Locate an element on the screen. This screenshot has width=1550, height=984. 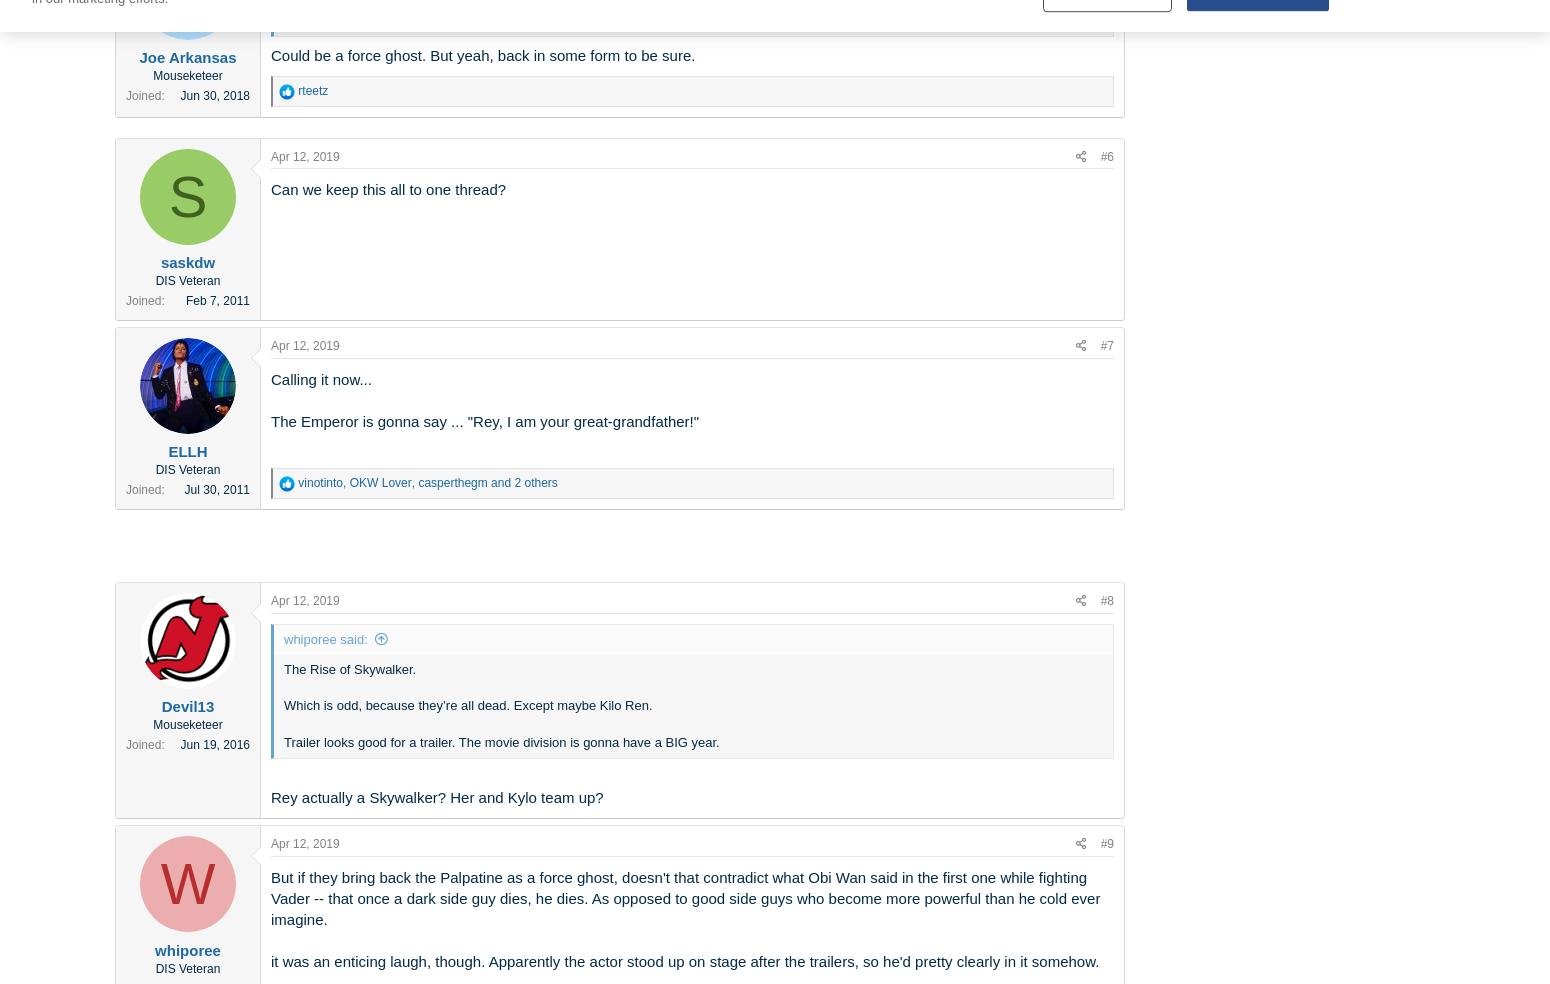
'saskdw' is located at coordinates (186, 261).